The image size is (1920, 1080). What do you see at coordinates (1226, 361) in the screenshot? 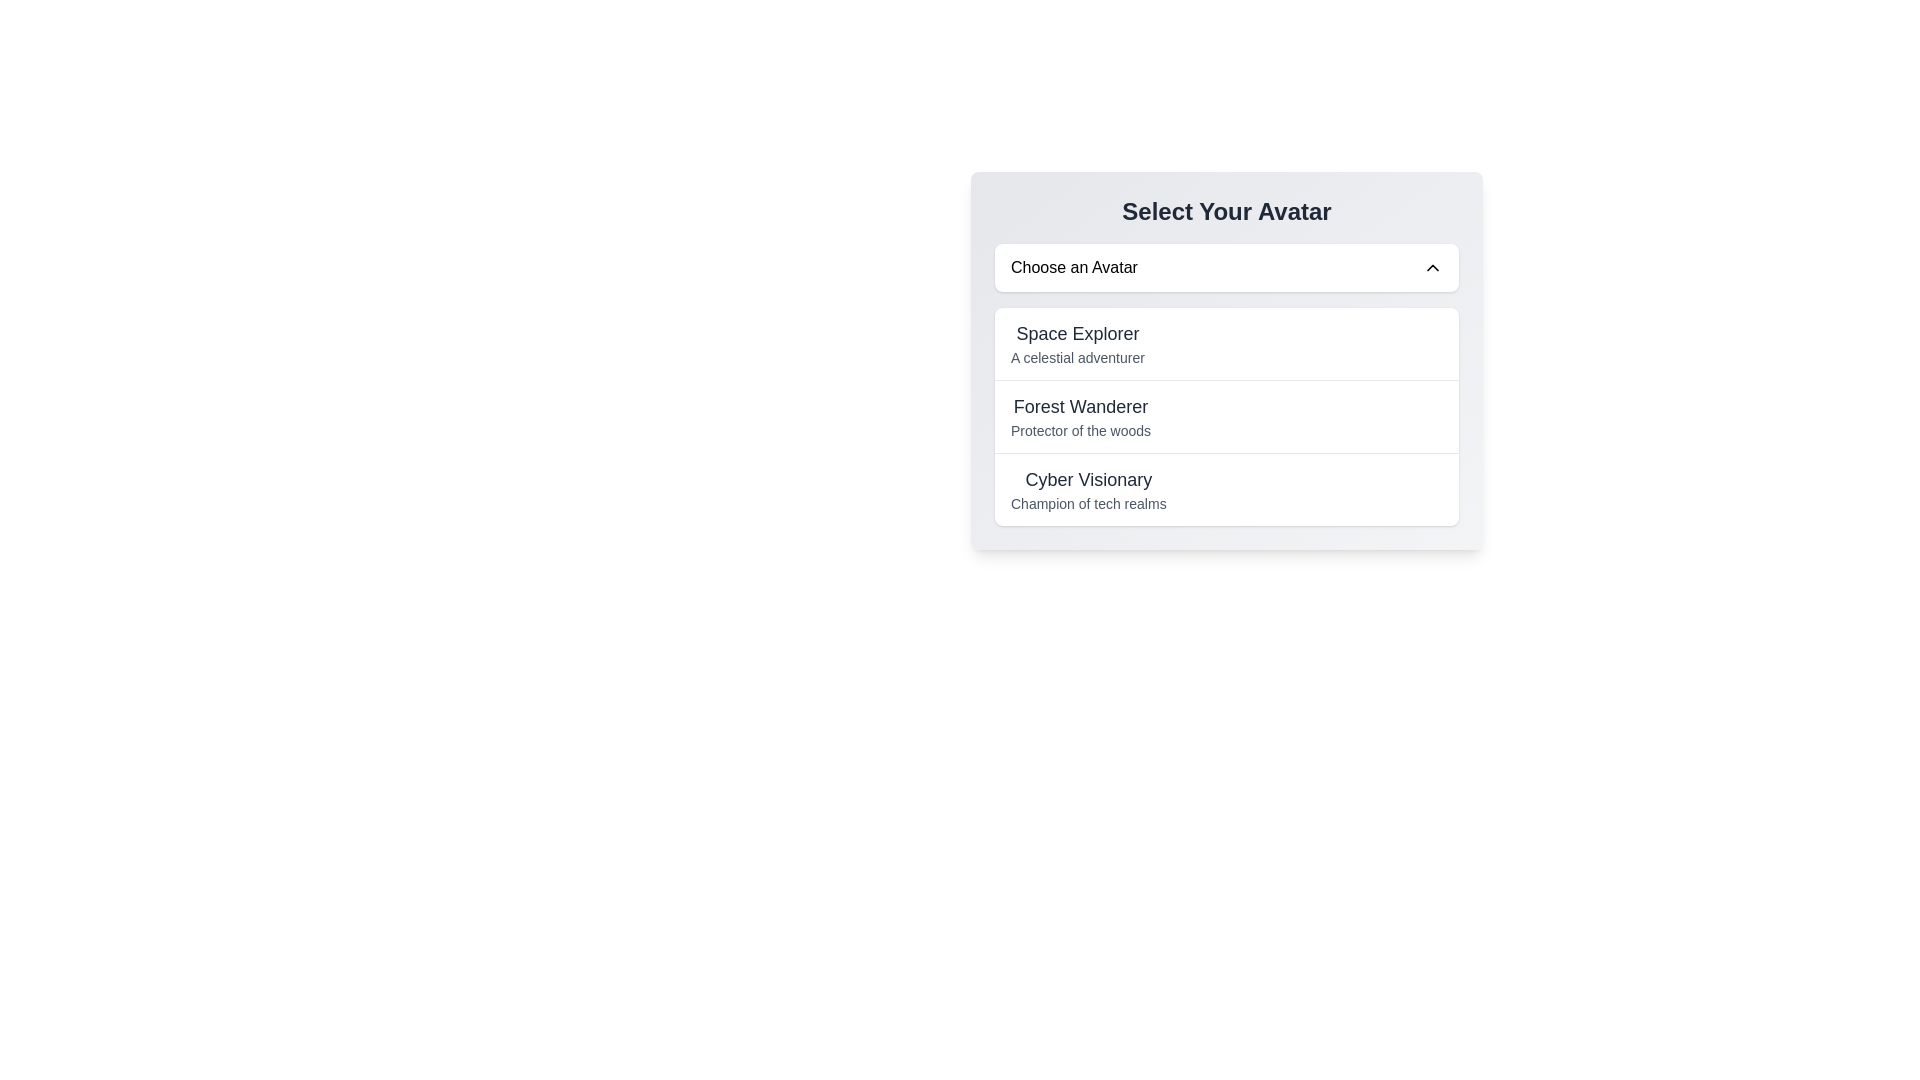
I see `the 'Space Explorer' choice card within the 'Select Your Avatar' option card` at bounding box center [1226, 361].